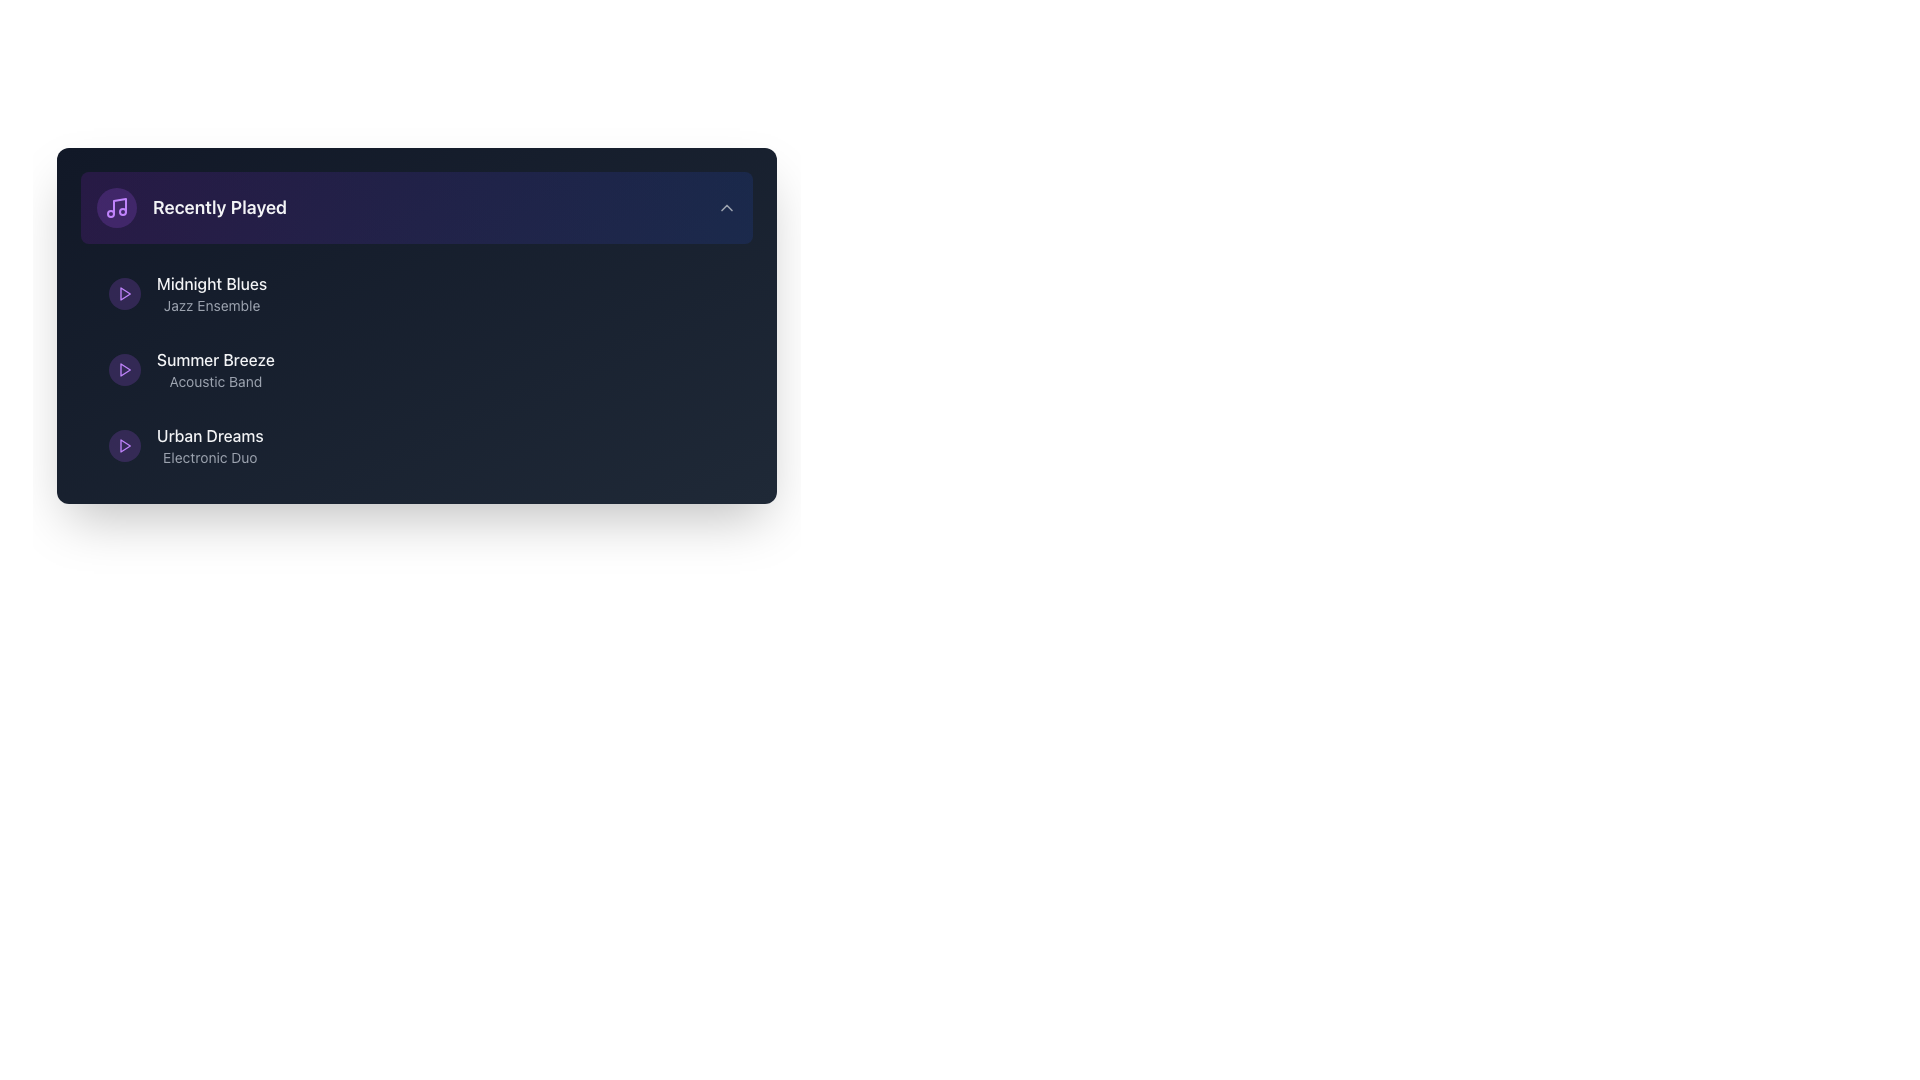 Image resolution: width=1920 pixels, height=1080 pixels. I want to click on the triangular purple play icon button located to the left of the 'Summer Breeze' media item to play the media, so click(123, 370).